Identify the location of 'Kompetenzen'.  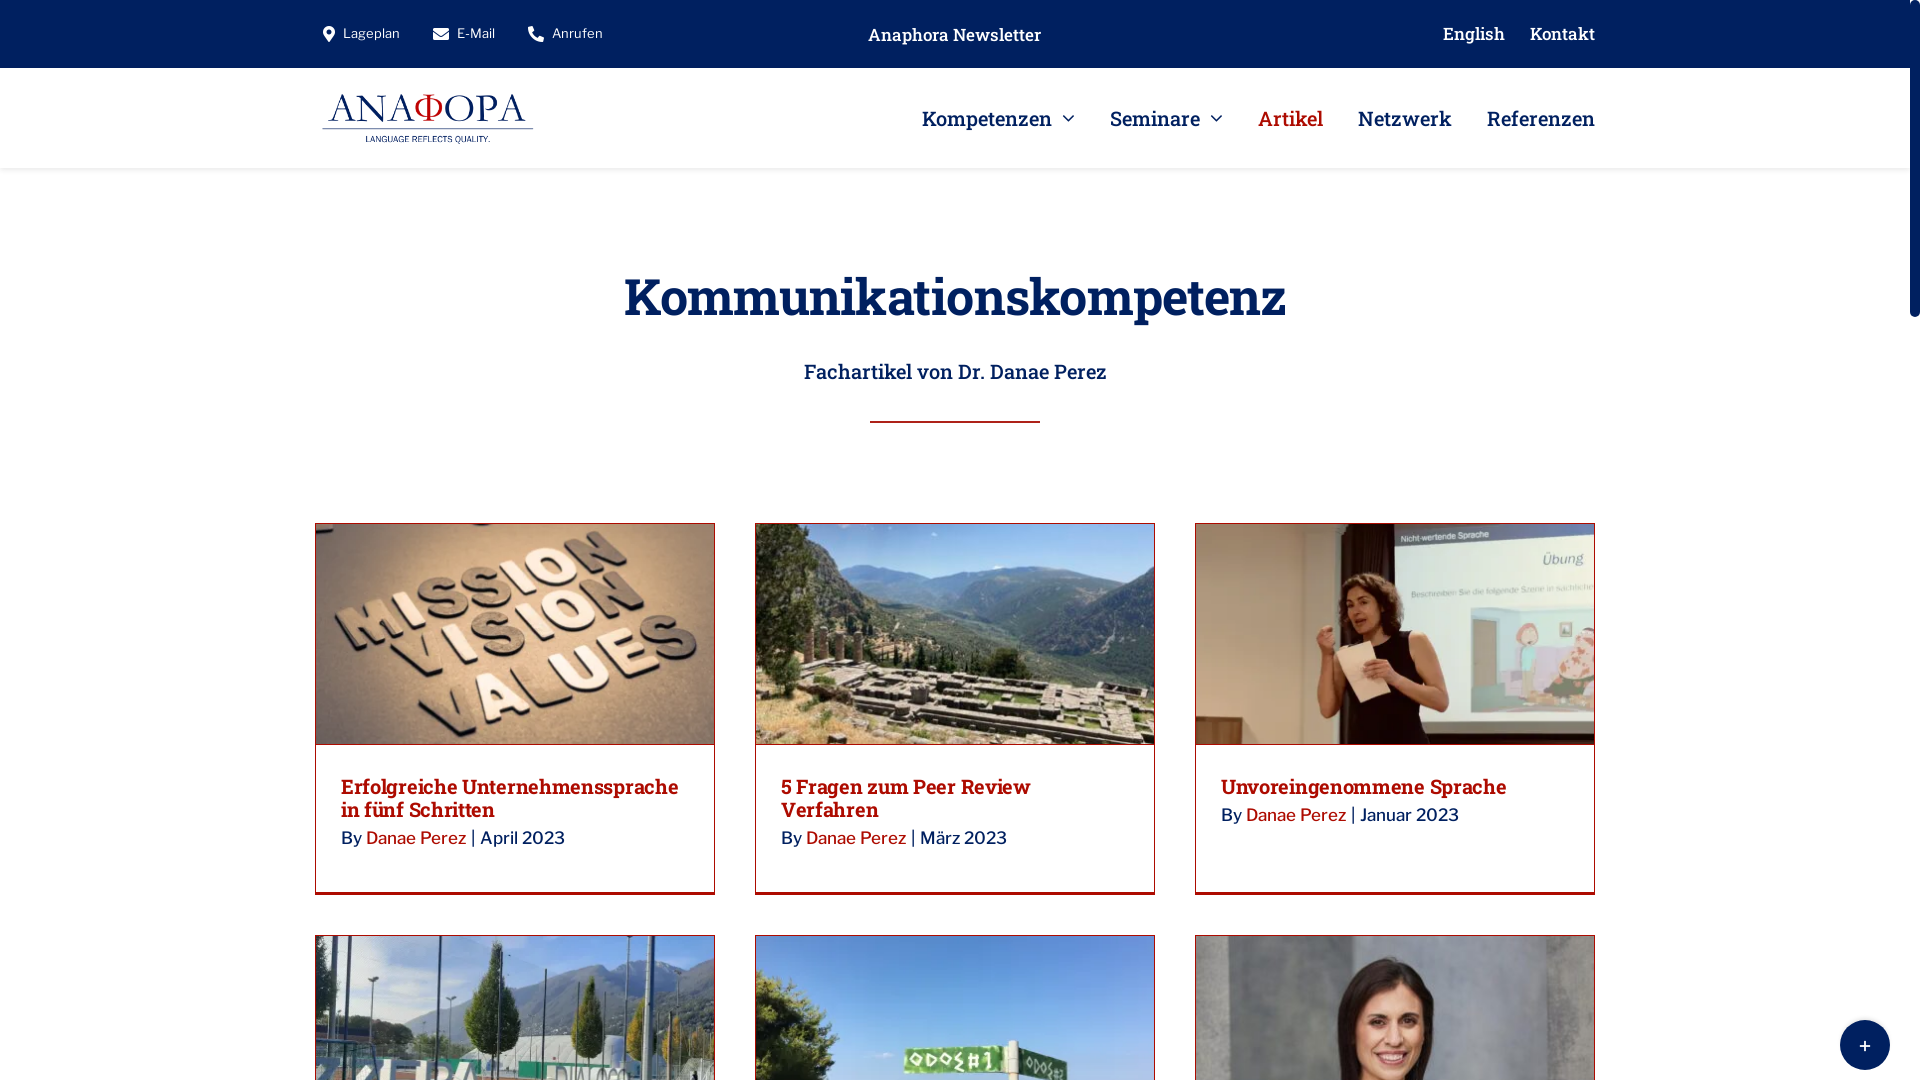
(920, 118).